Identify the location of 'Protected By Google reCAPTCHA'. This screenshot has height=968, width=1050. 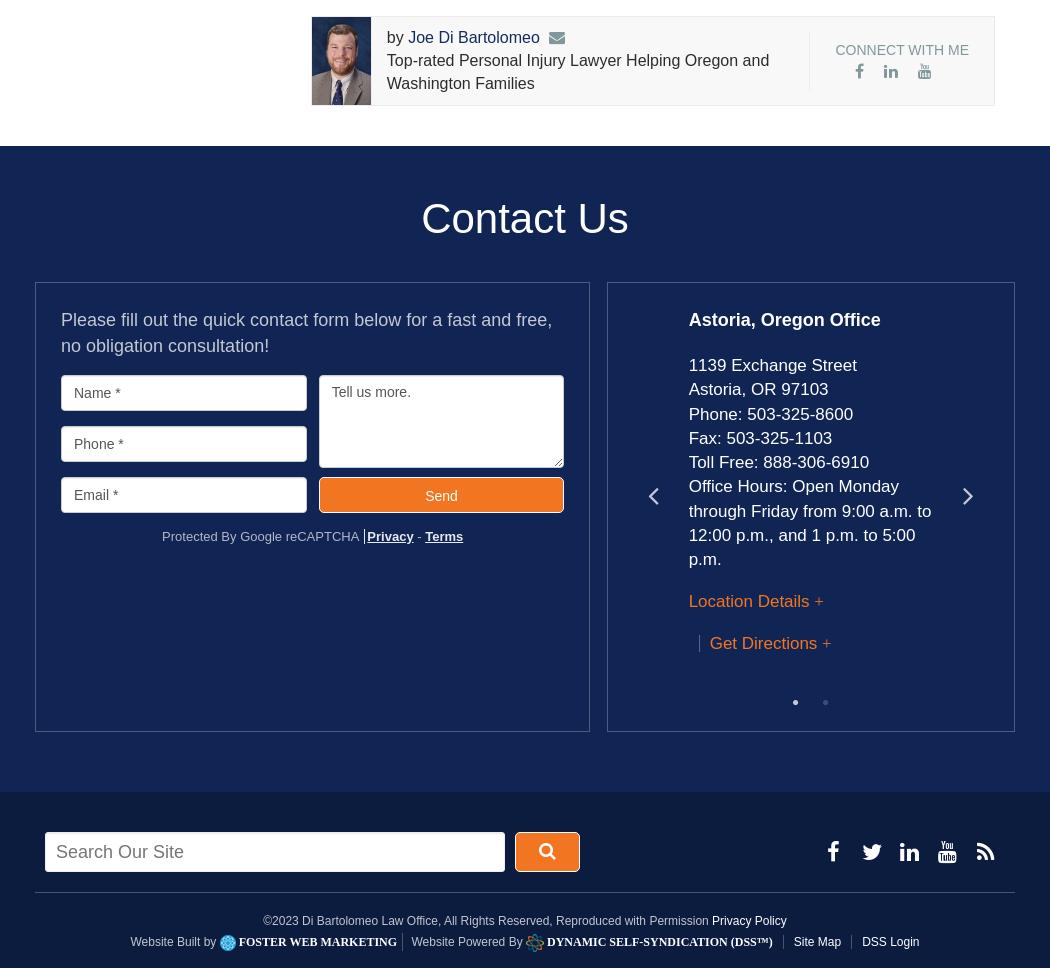
(260, 534).